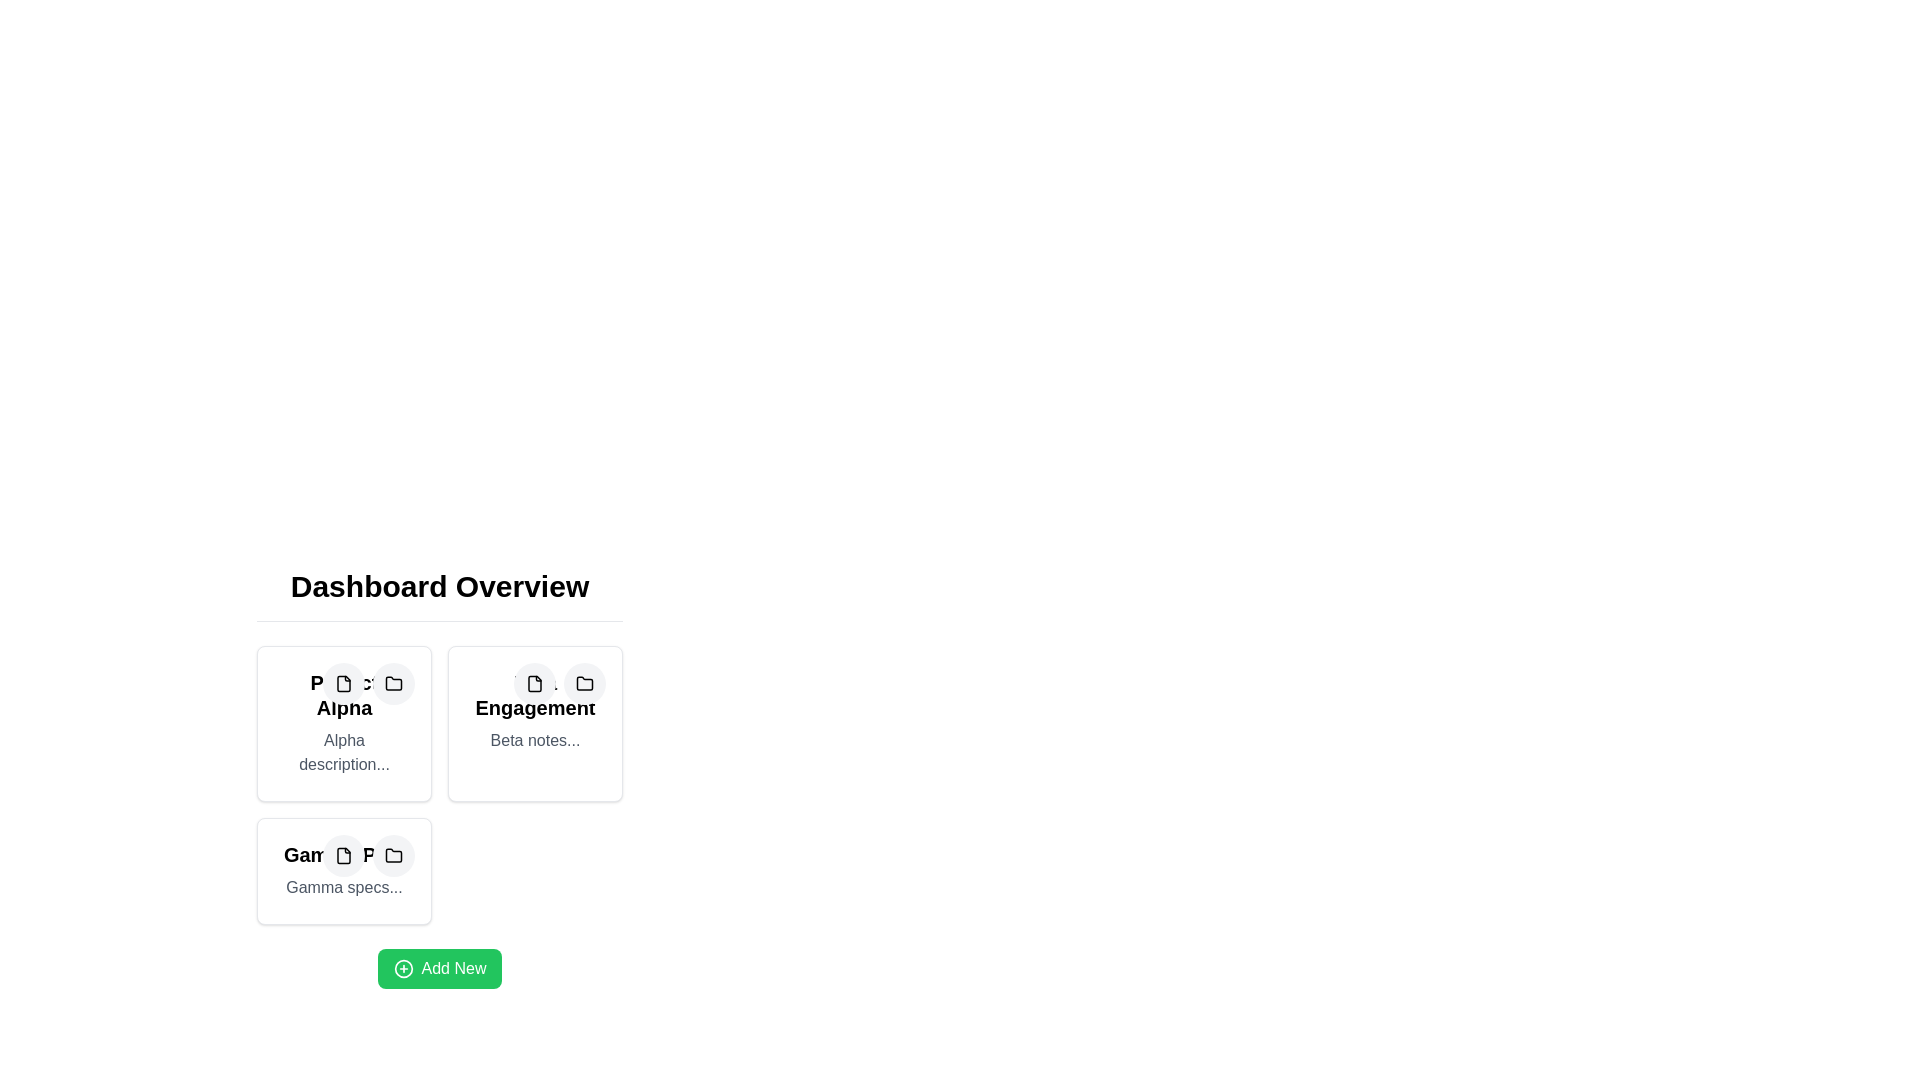 This screenshot has height=1080, width=1920. What do you see at coordinates (344, 855) in the screenshot?
I see `the black outlined document icon with a folded corner design located in the lower-left card titled 'Gamma specs...' on the dashboard interface` at bounding box center [344, 855].